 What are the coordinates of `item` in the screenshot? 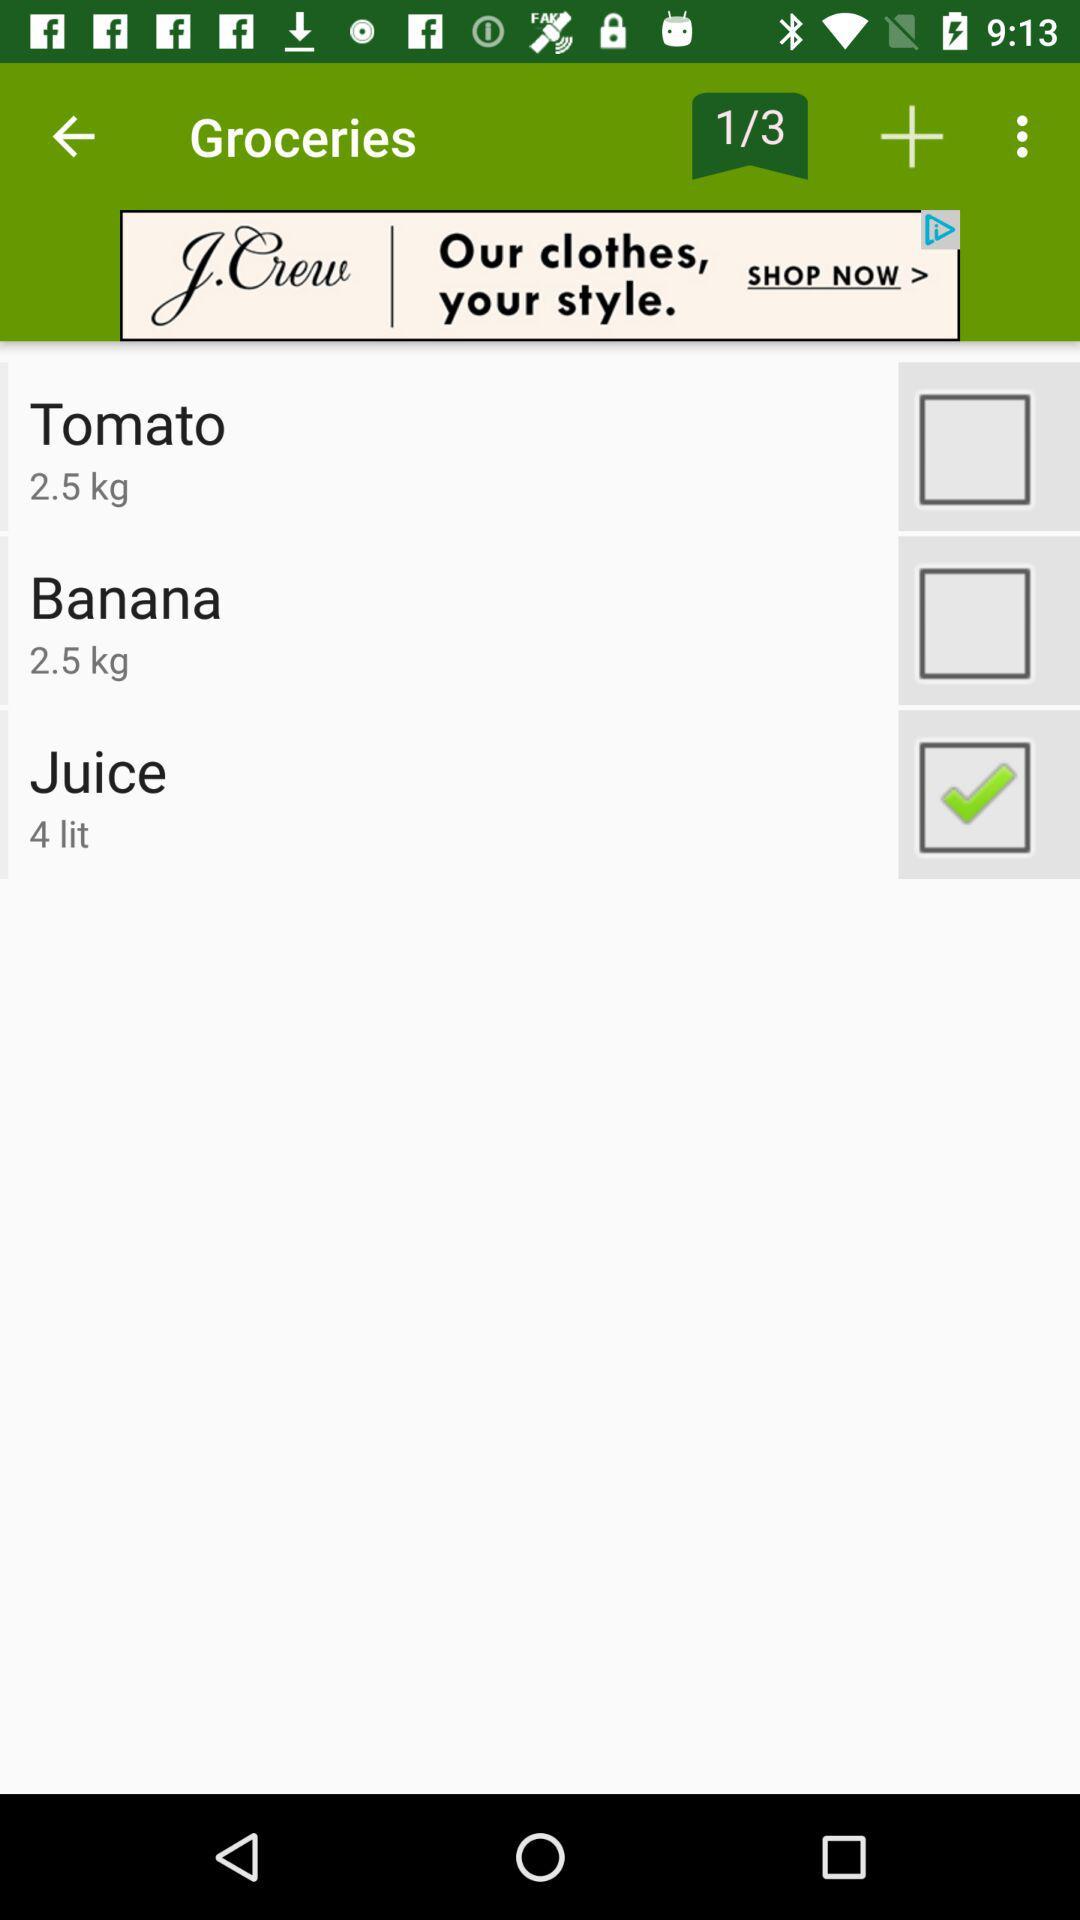 It's located at (988, 619).